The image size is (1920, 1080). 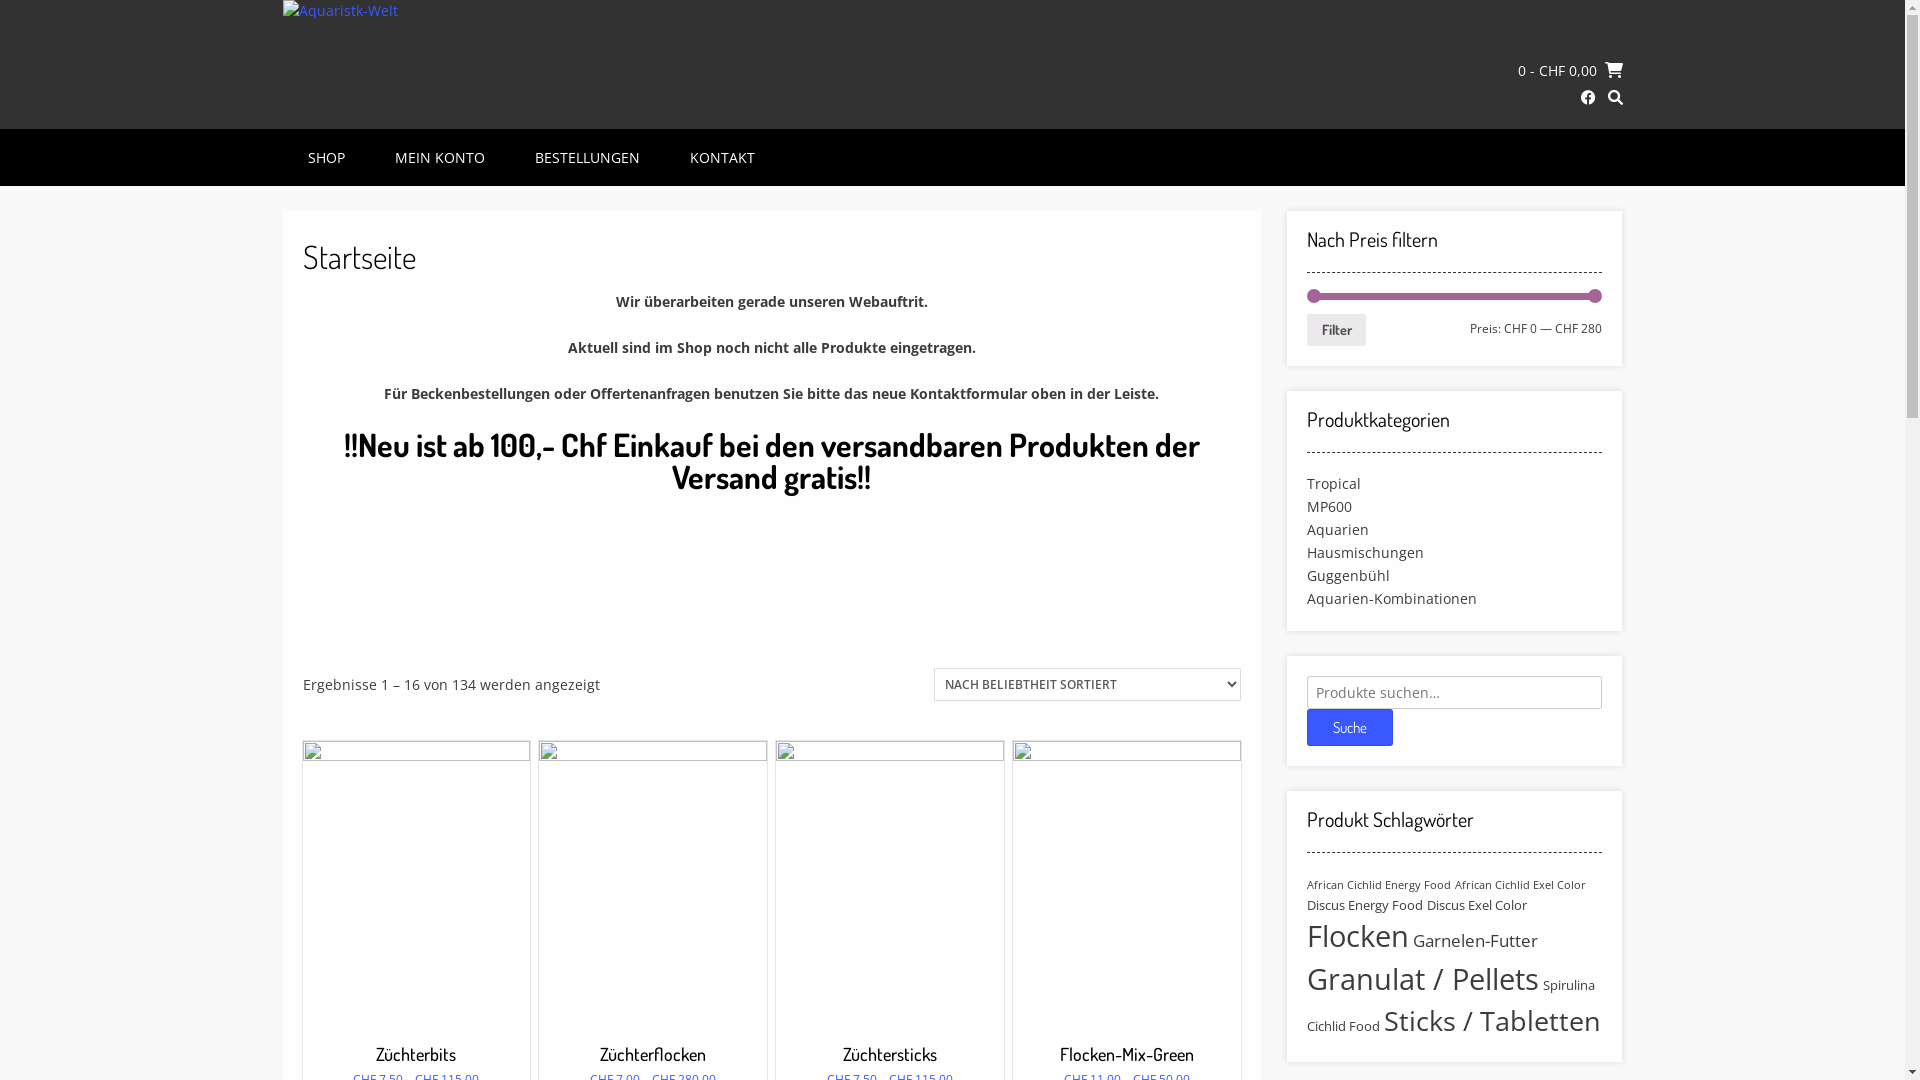 I want to click on 'BESTELLUNGEN', so click(x=585, y=156).